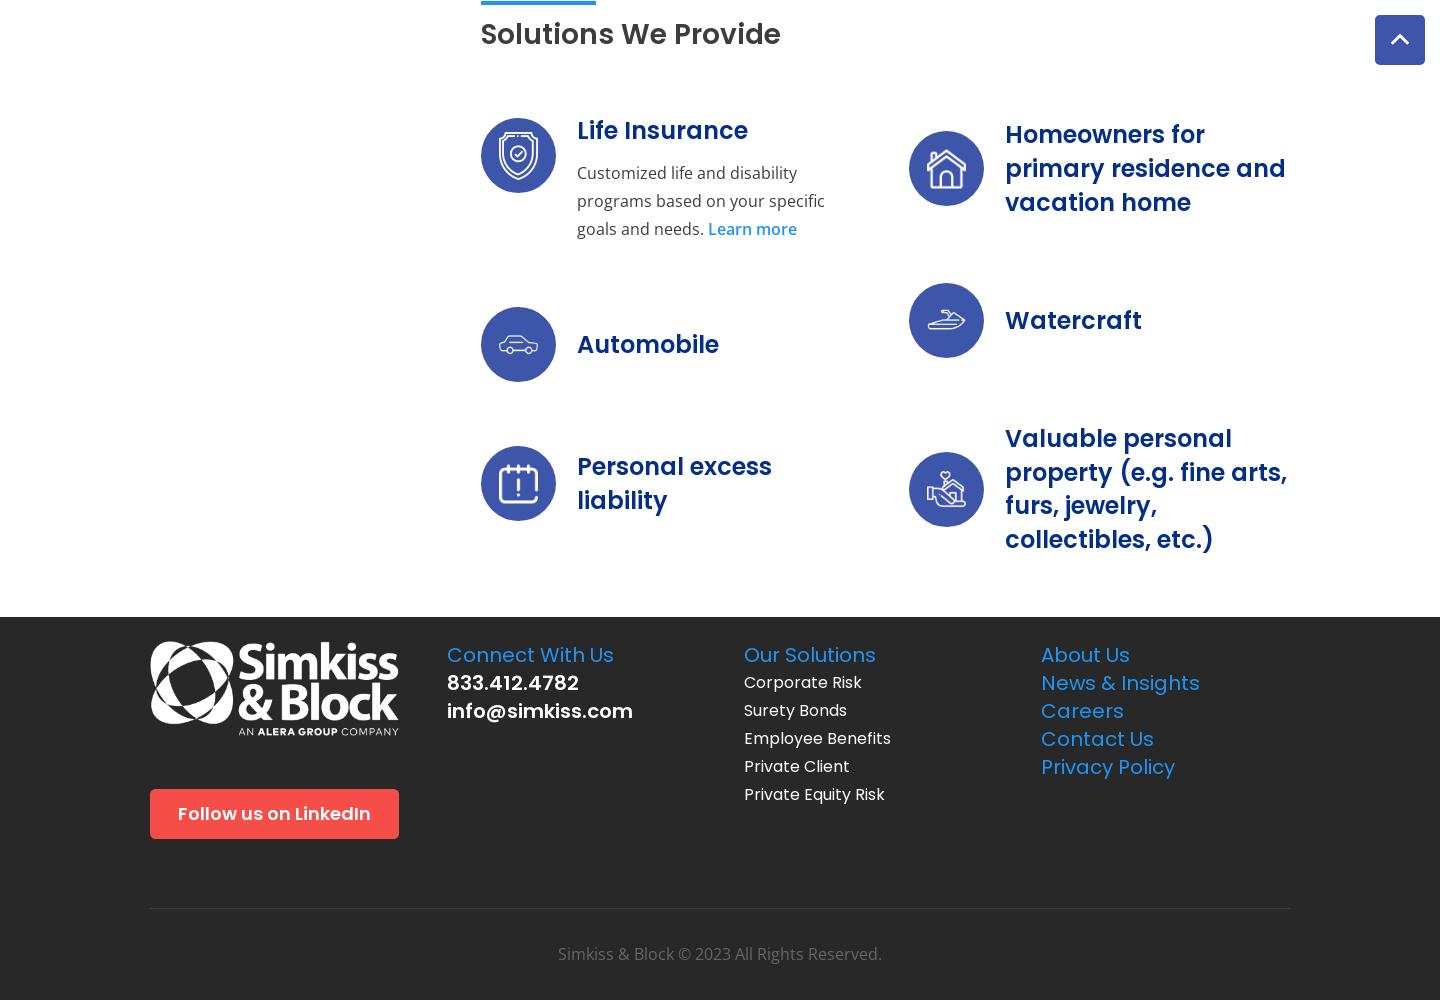  What do you see at coordinates (802, 682) in the screenshot?
I see `'Corporate Risk'` at bounding box center [802, 682].